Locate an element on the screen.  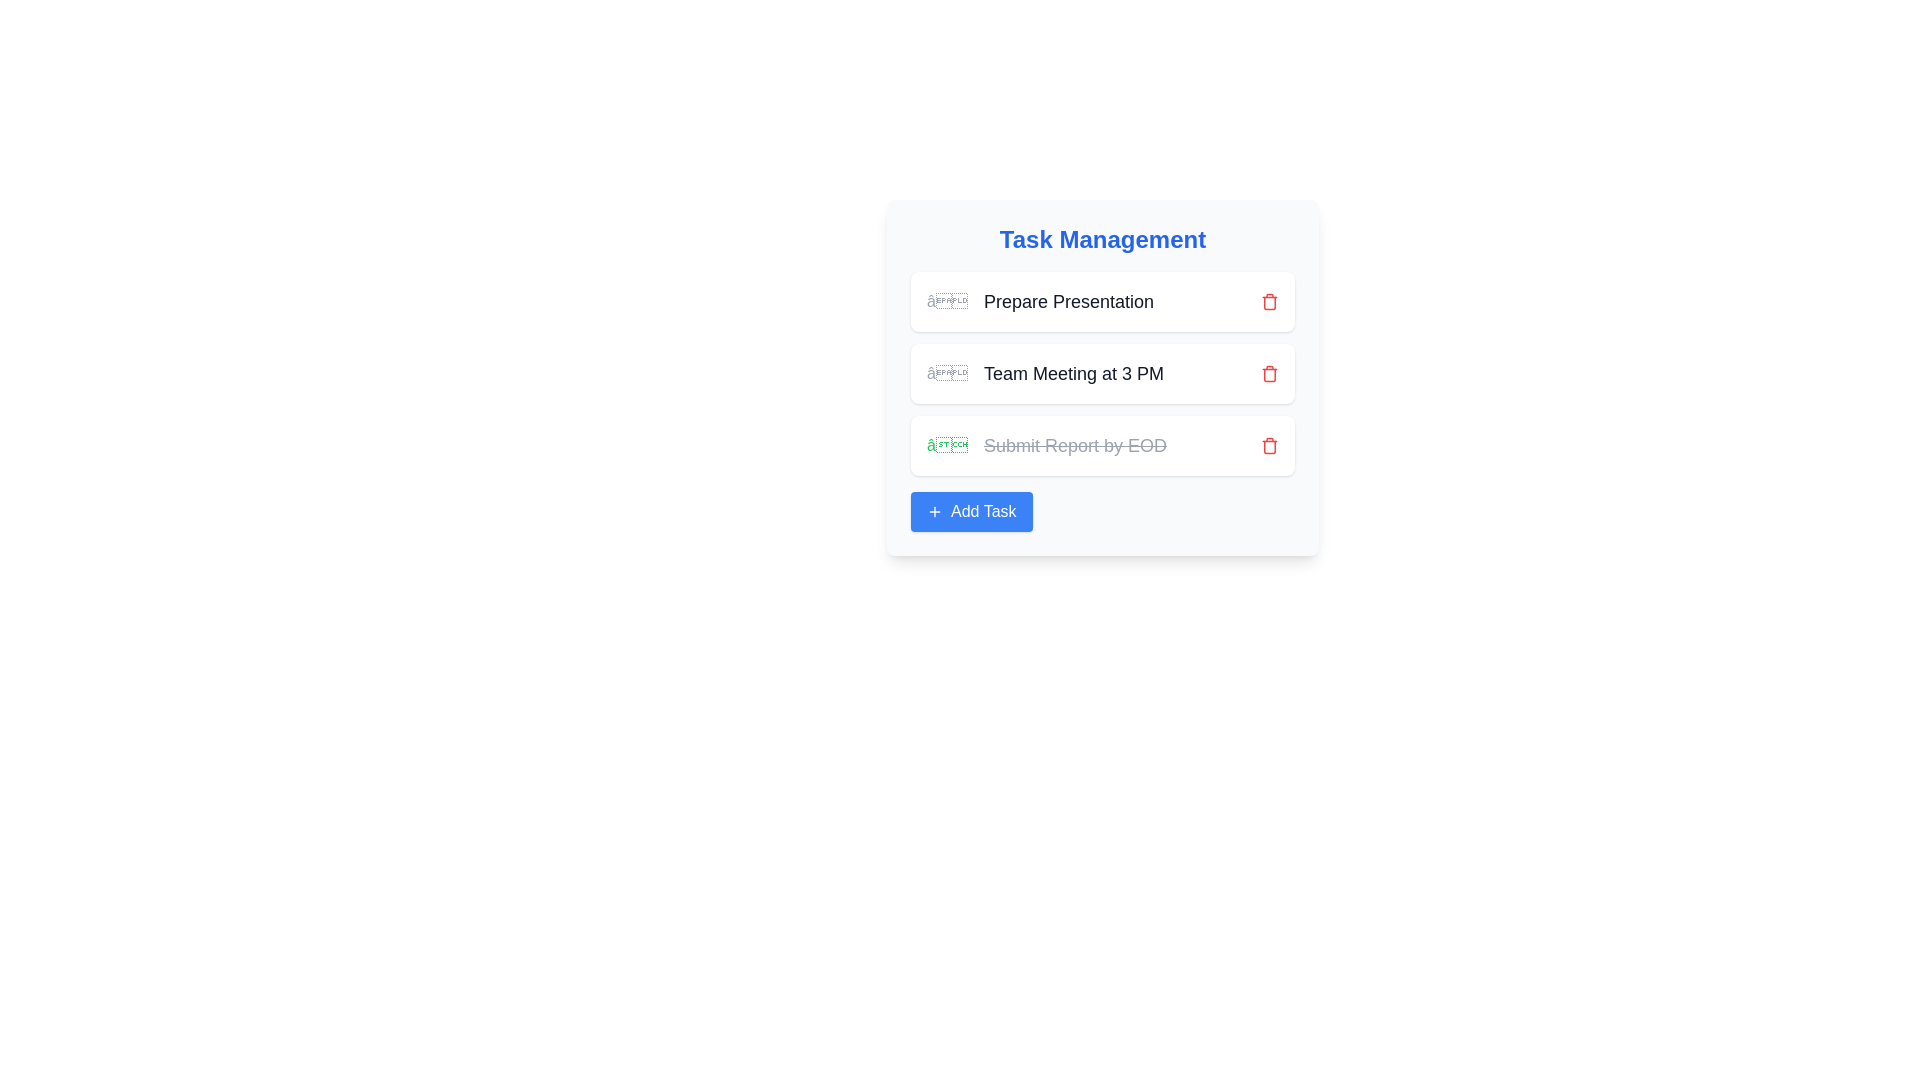
the completed task item in the Task Management interface, located in the third task row, which has a red delete icon on its right side is located at coordinates (1045, 445).